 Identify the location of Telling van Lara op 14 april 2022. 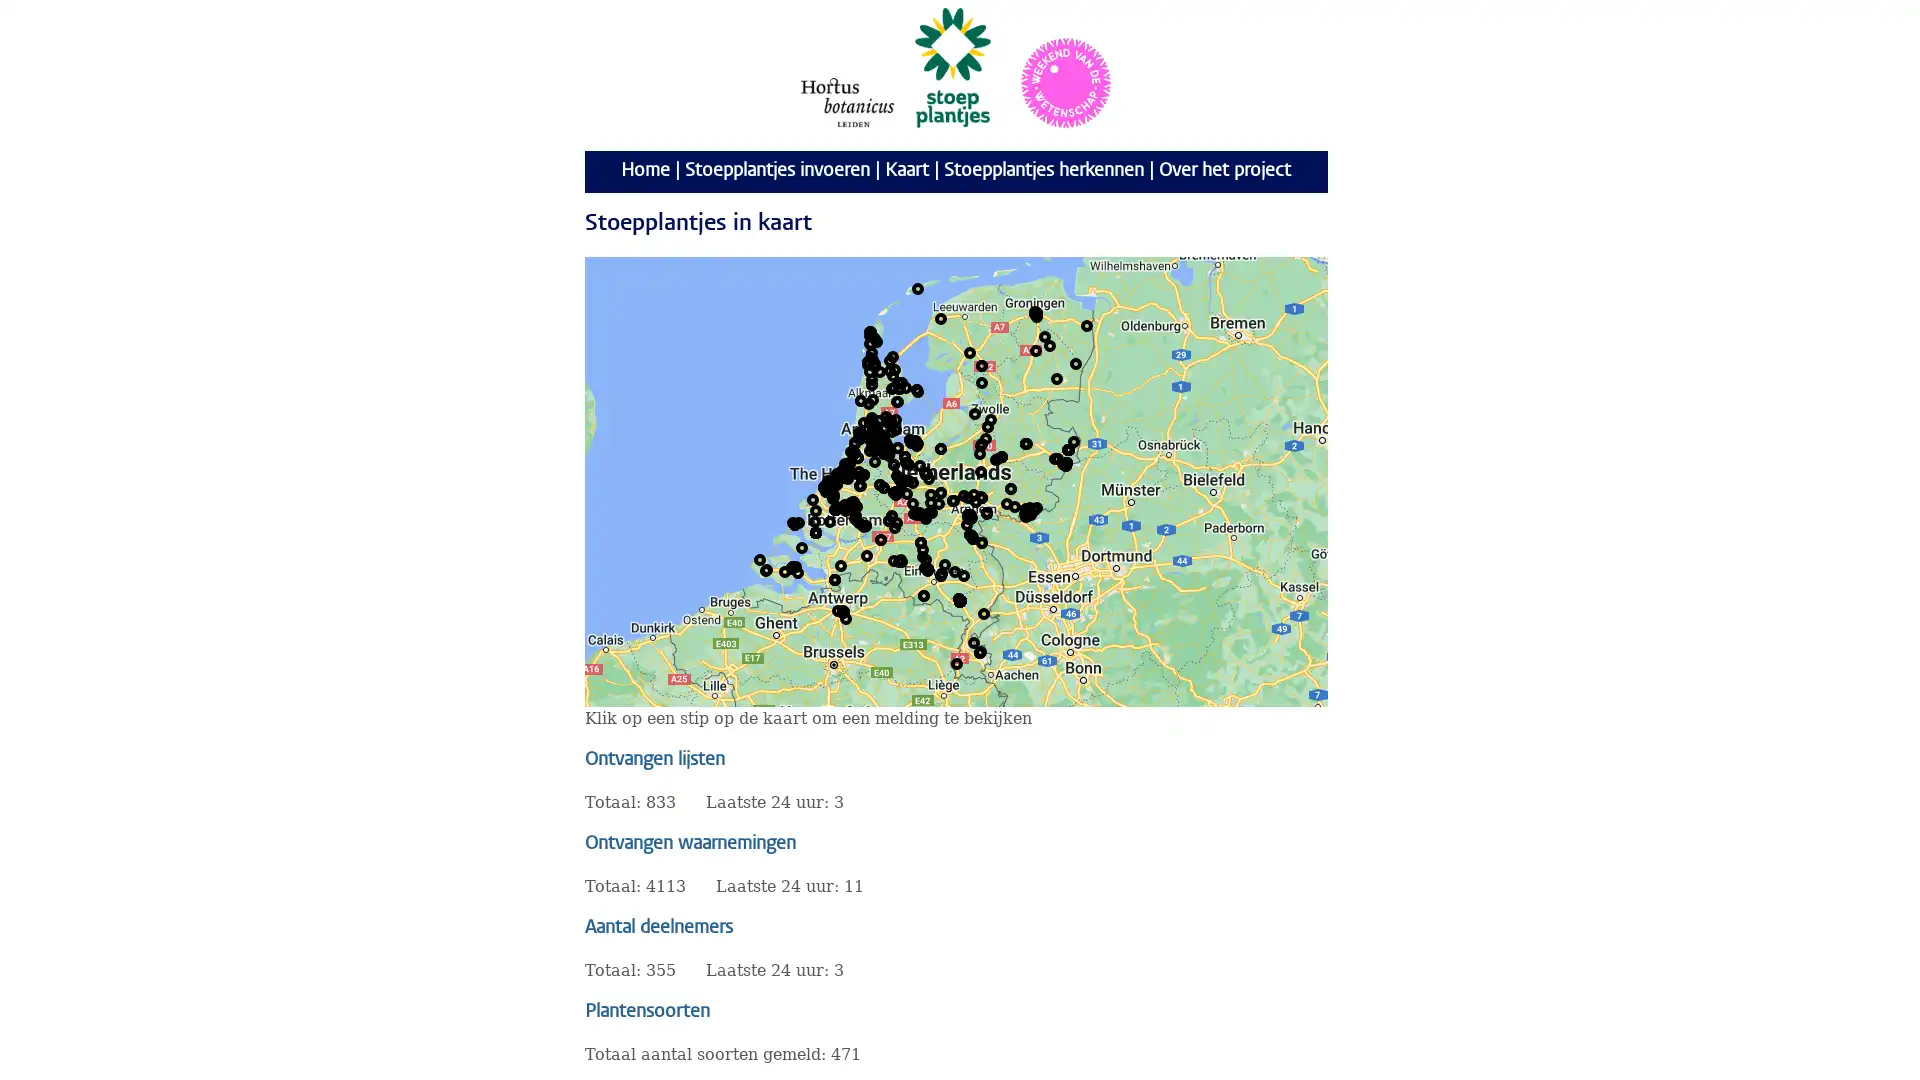
(882, 439).